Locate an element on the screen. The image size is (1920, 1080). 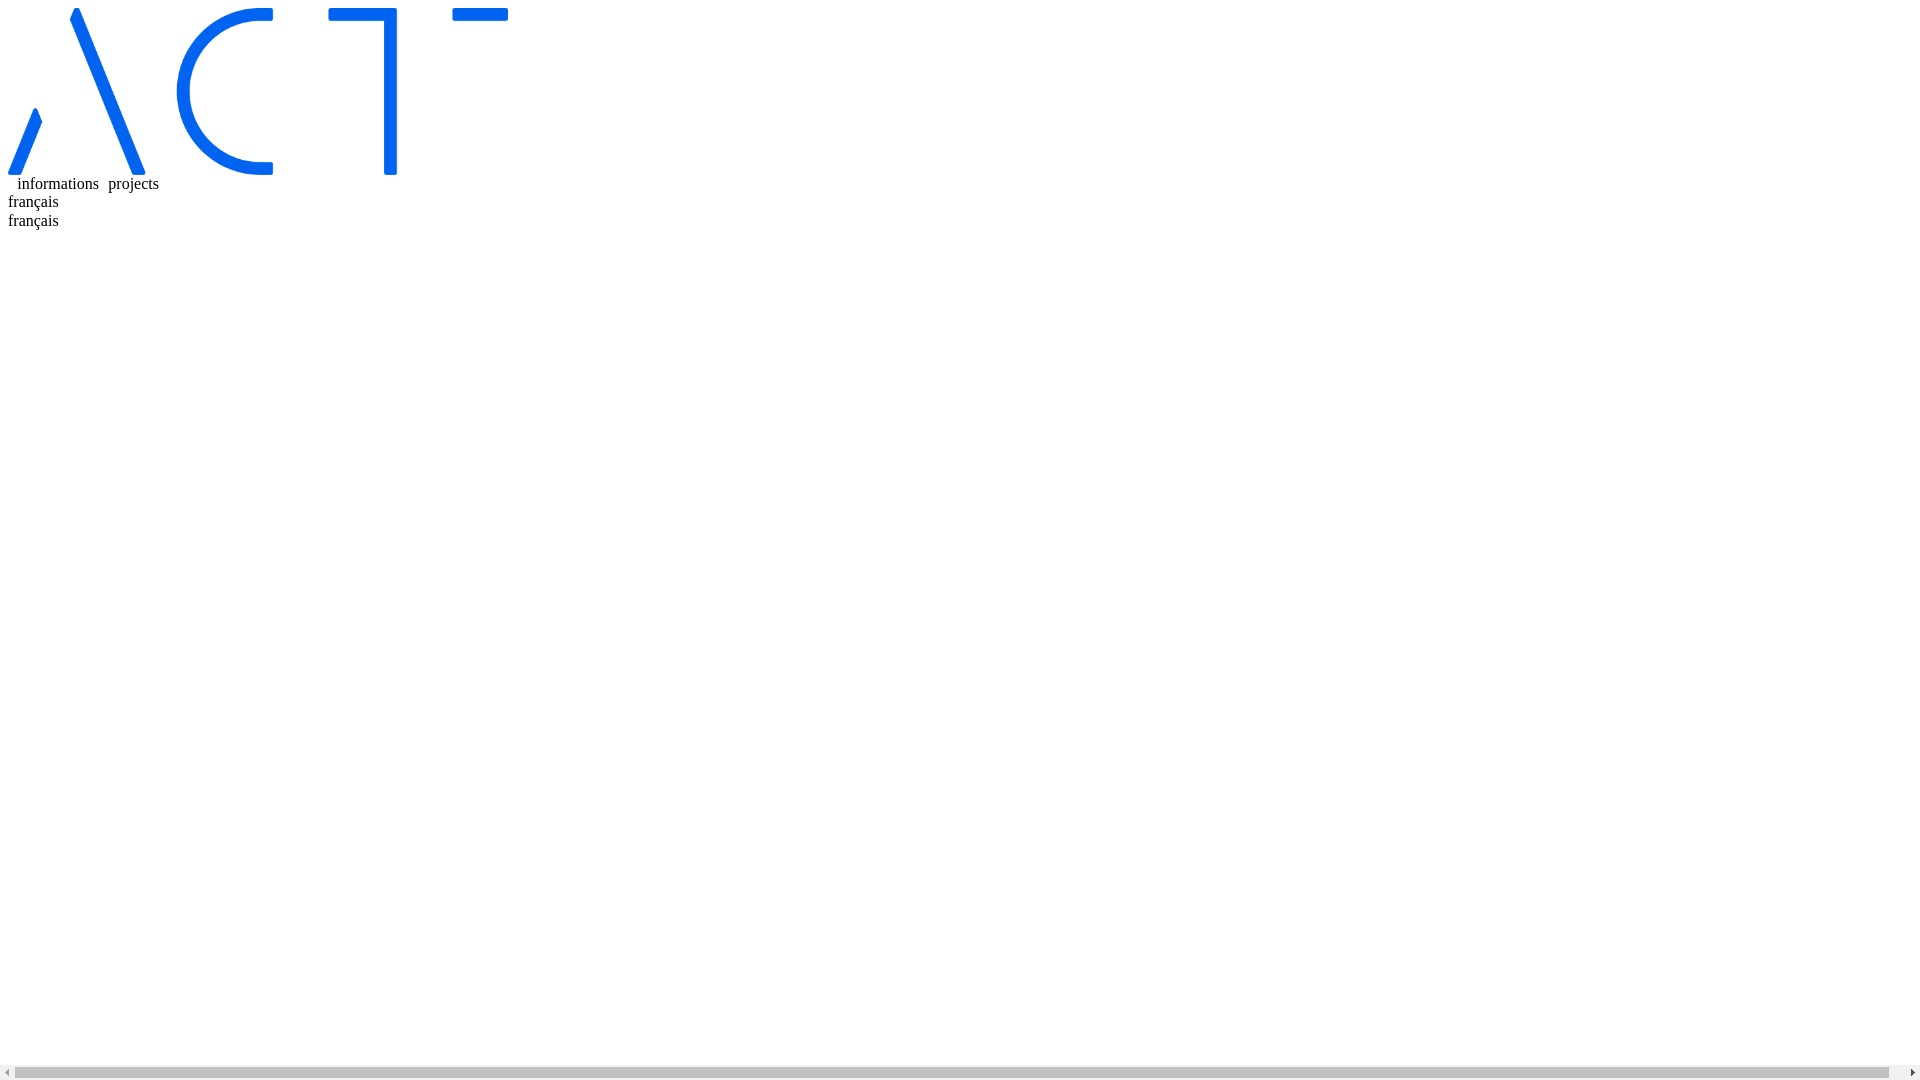
'informations' is located at coordinates (57, 183).